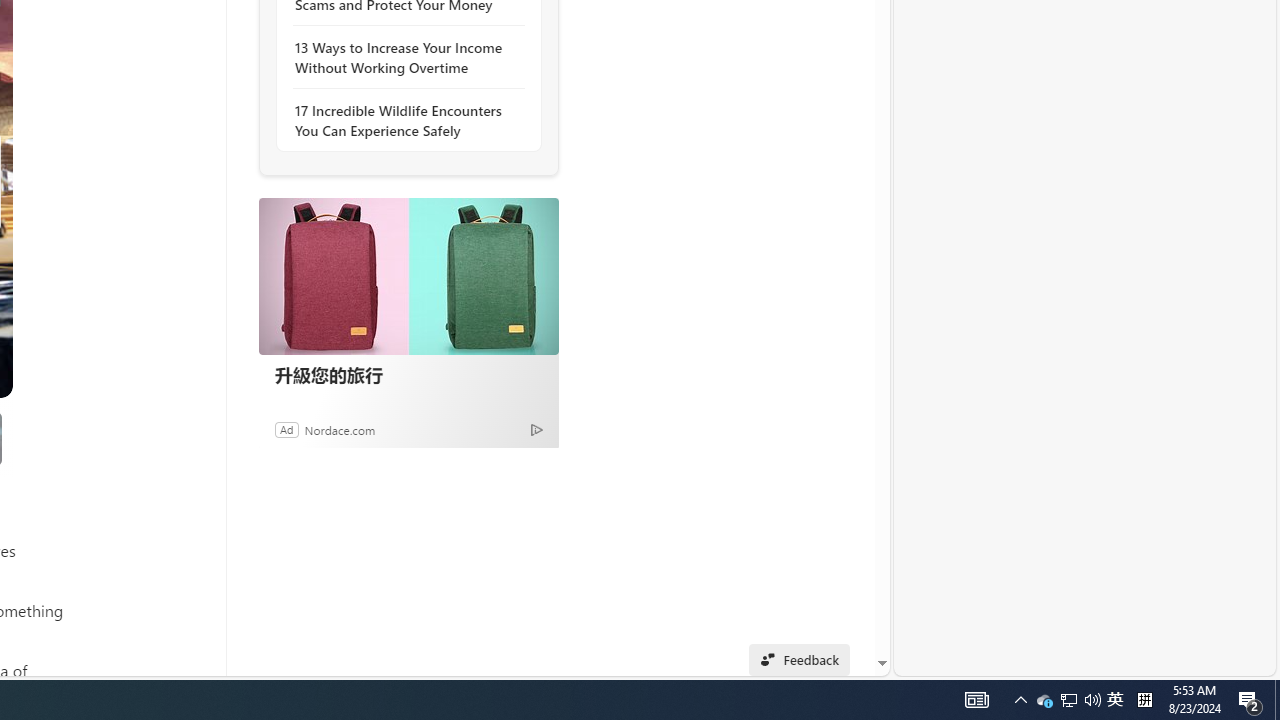  Describe the element at coordinates (798, 659) in the screenshot. I see `'Feedback'` at that location.